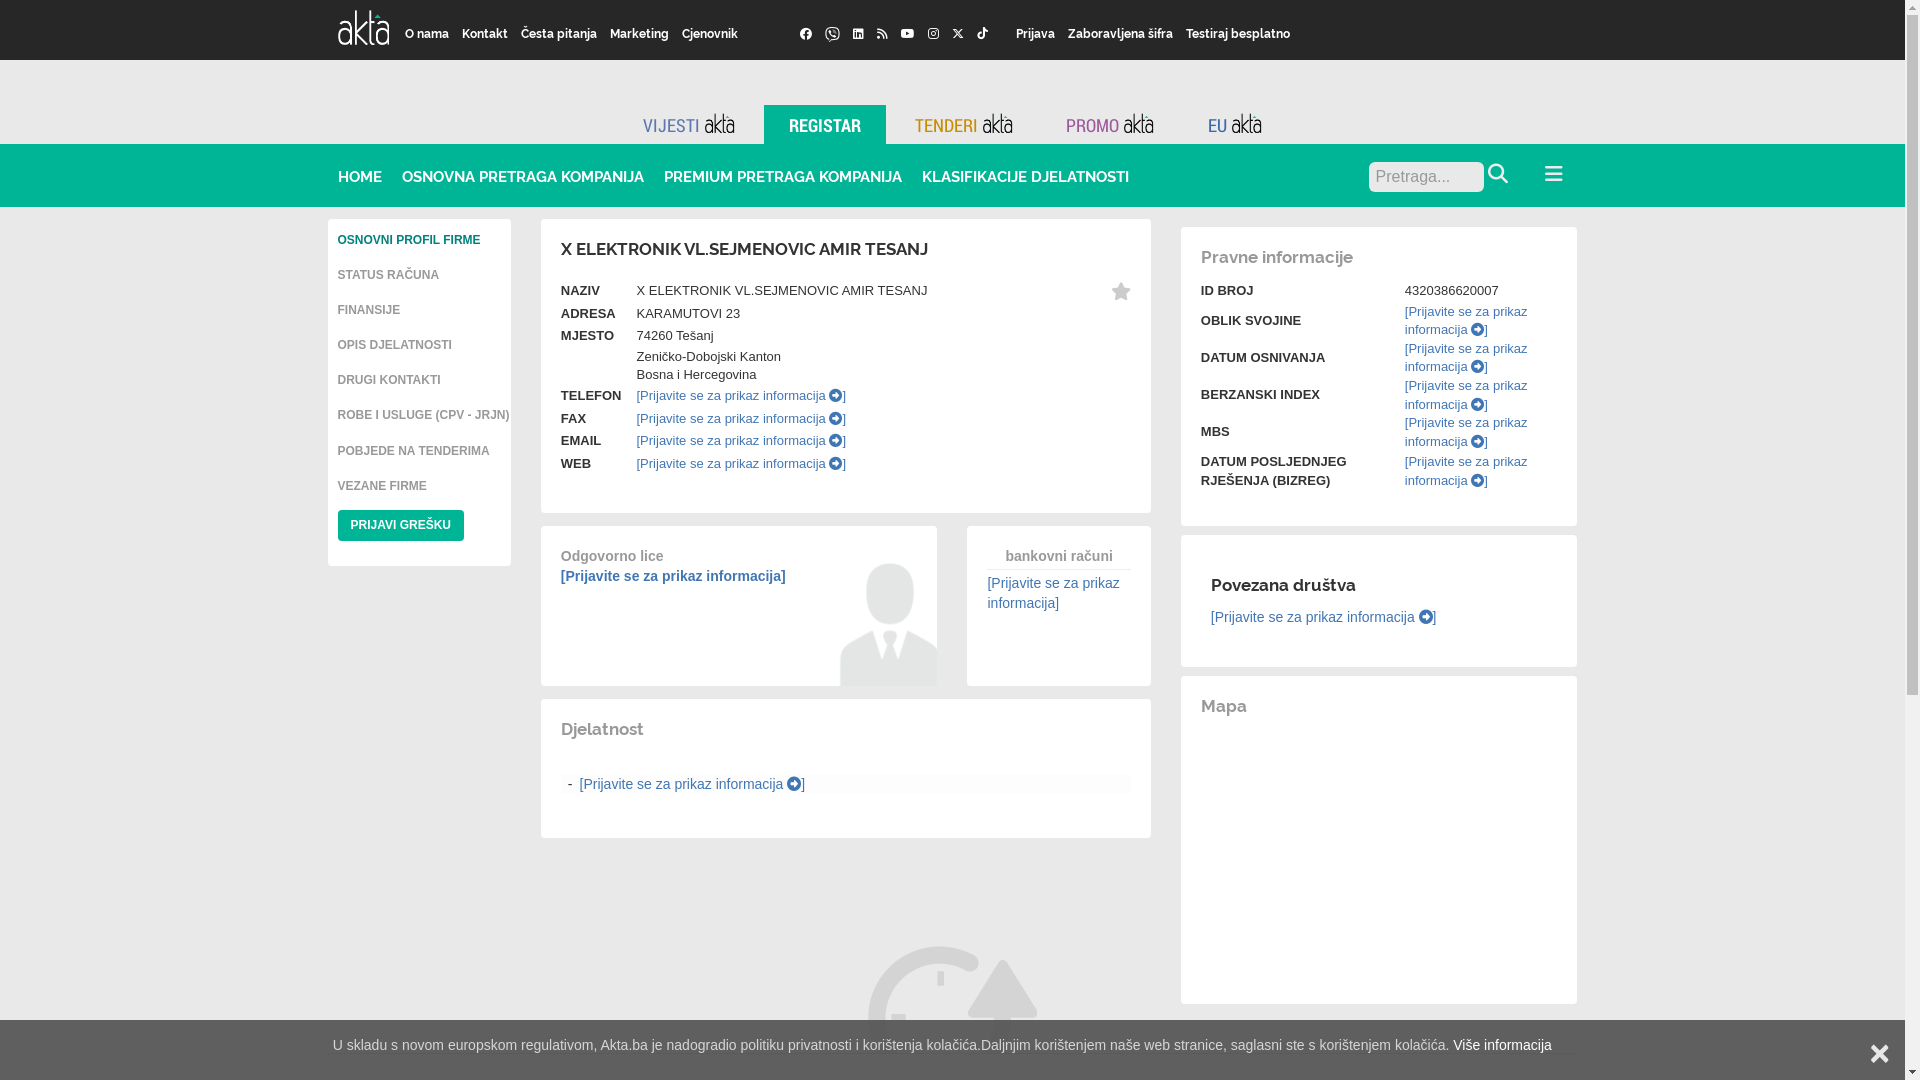 This screenshot has height=1080, width=1920. Describe the element at coordinates (394, 343) in the screenshot. I see `'OPIS DJELATNOSTI'` at that location.